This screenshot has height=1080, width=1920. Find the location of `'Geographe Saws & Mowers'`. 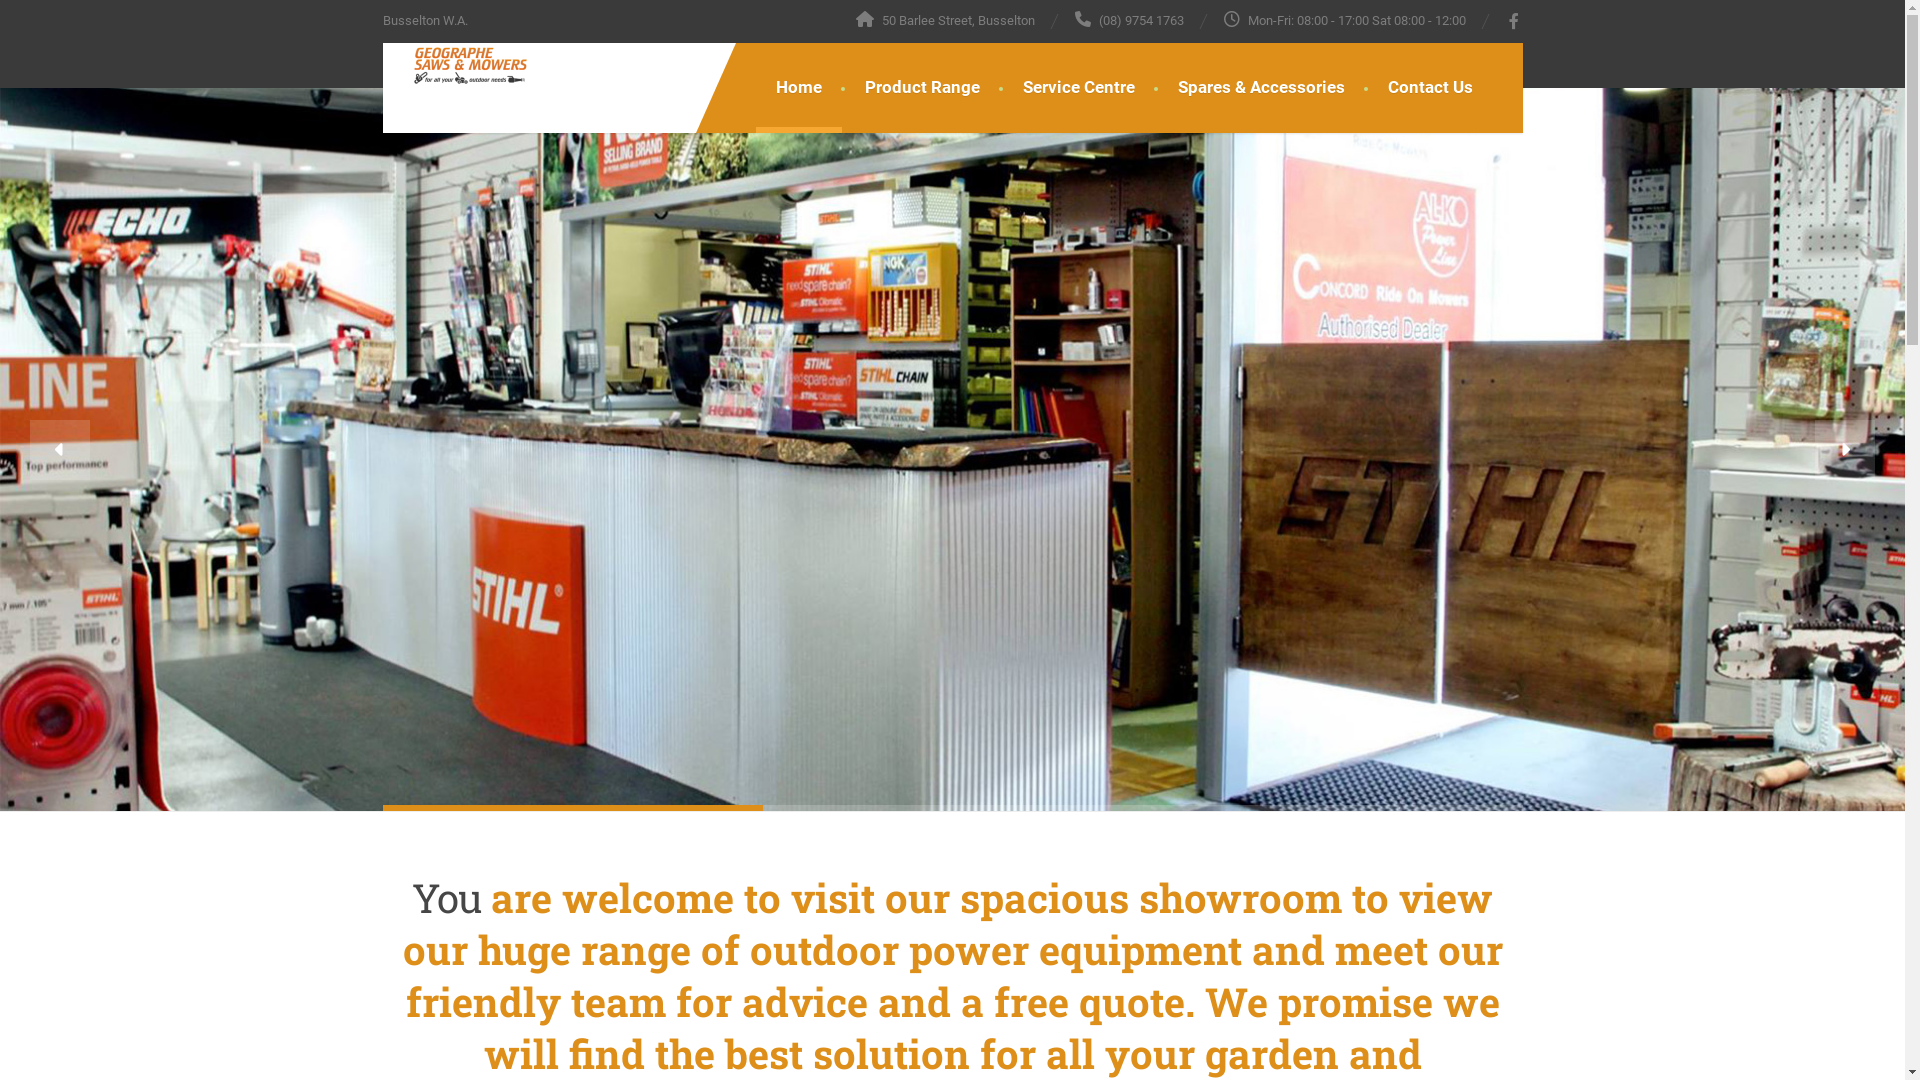

'Geographe Saws & Mowers' is located at coordinates (453, 64).